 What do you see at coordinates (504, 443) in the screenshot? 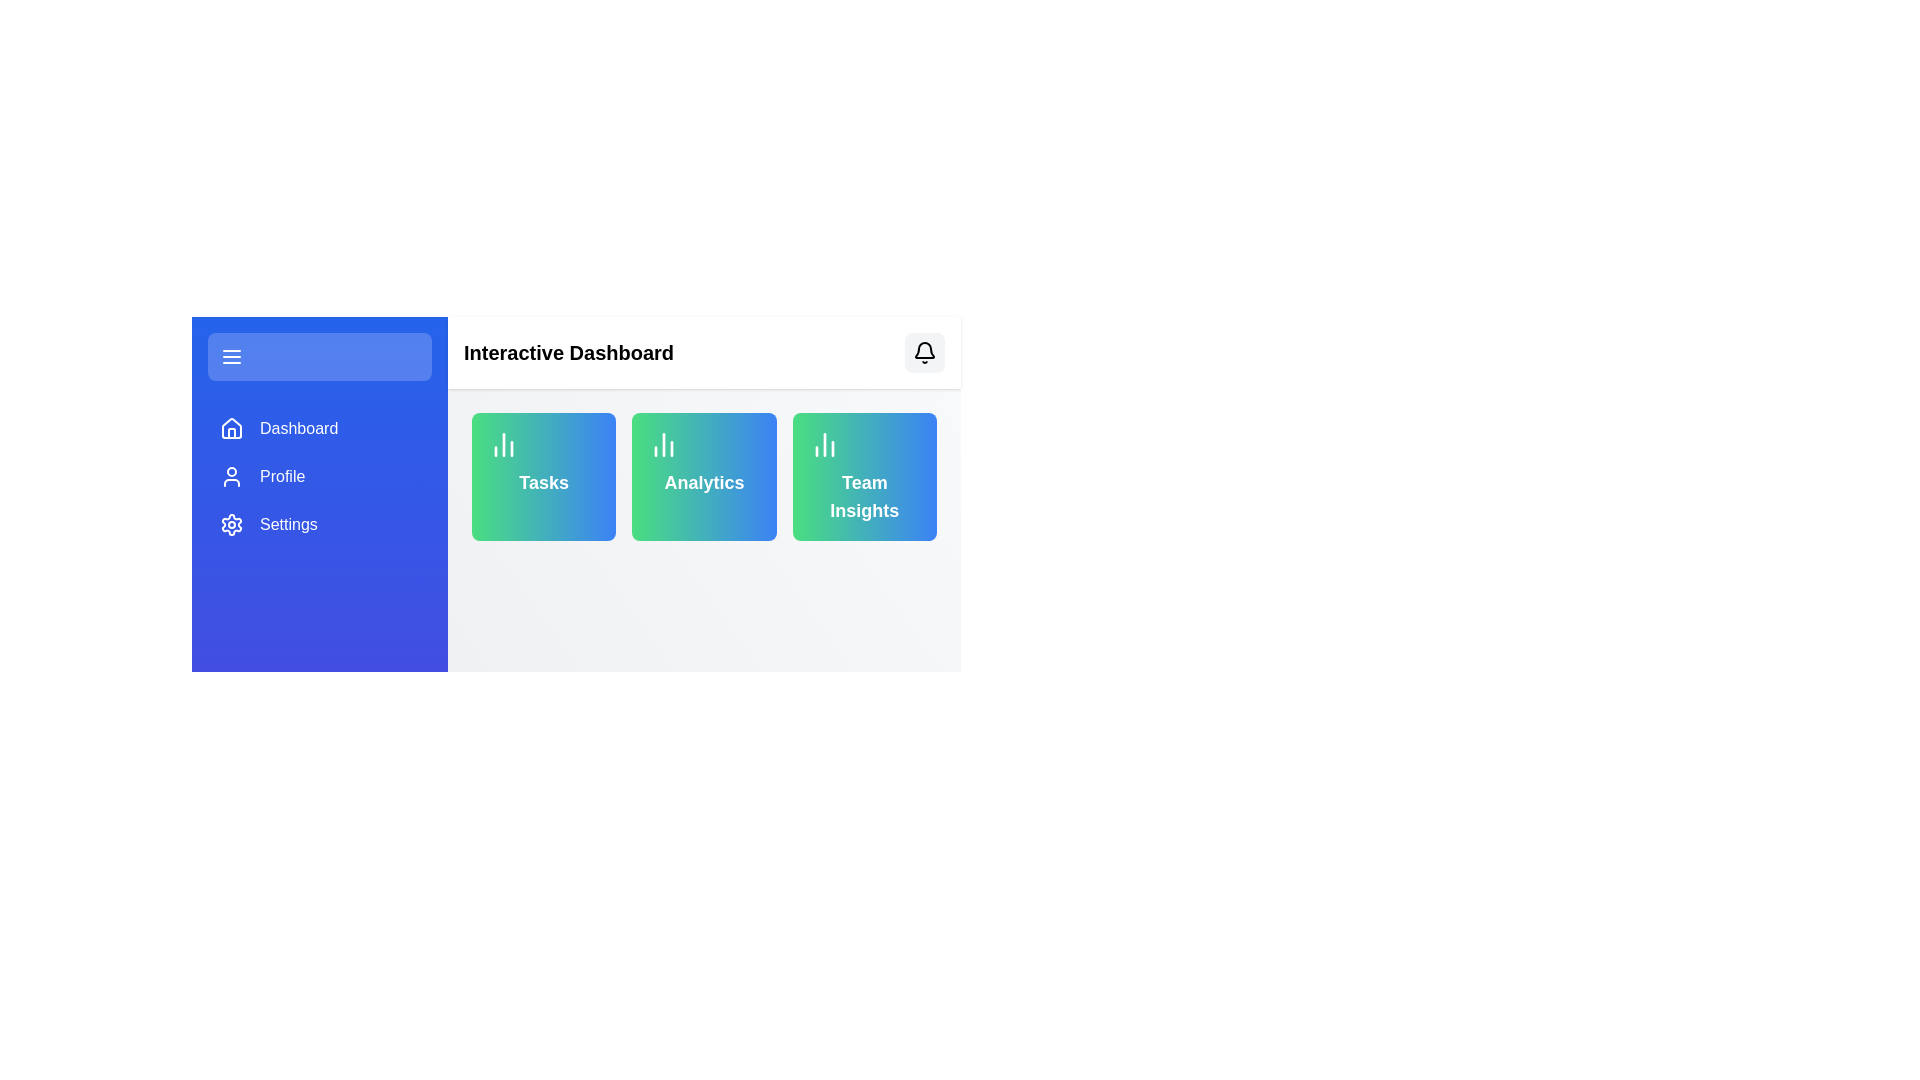
I see `the chart icon with a green to blue gradient background, located in the upper-left area of the 'Tasks' card in the second column of the main dashboard grid layout` at bounding box center [504, 443].